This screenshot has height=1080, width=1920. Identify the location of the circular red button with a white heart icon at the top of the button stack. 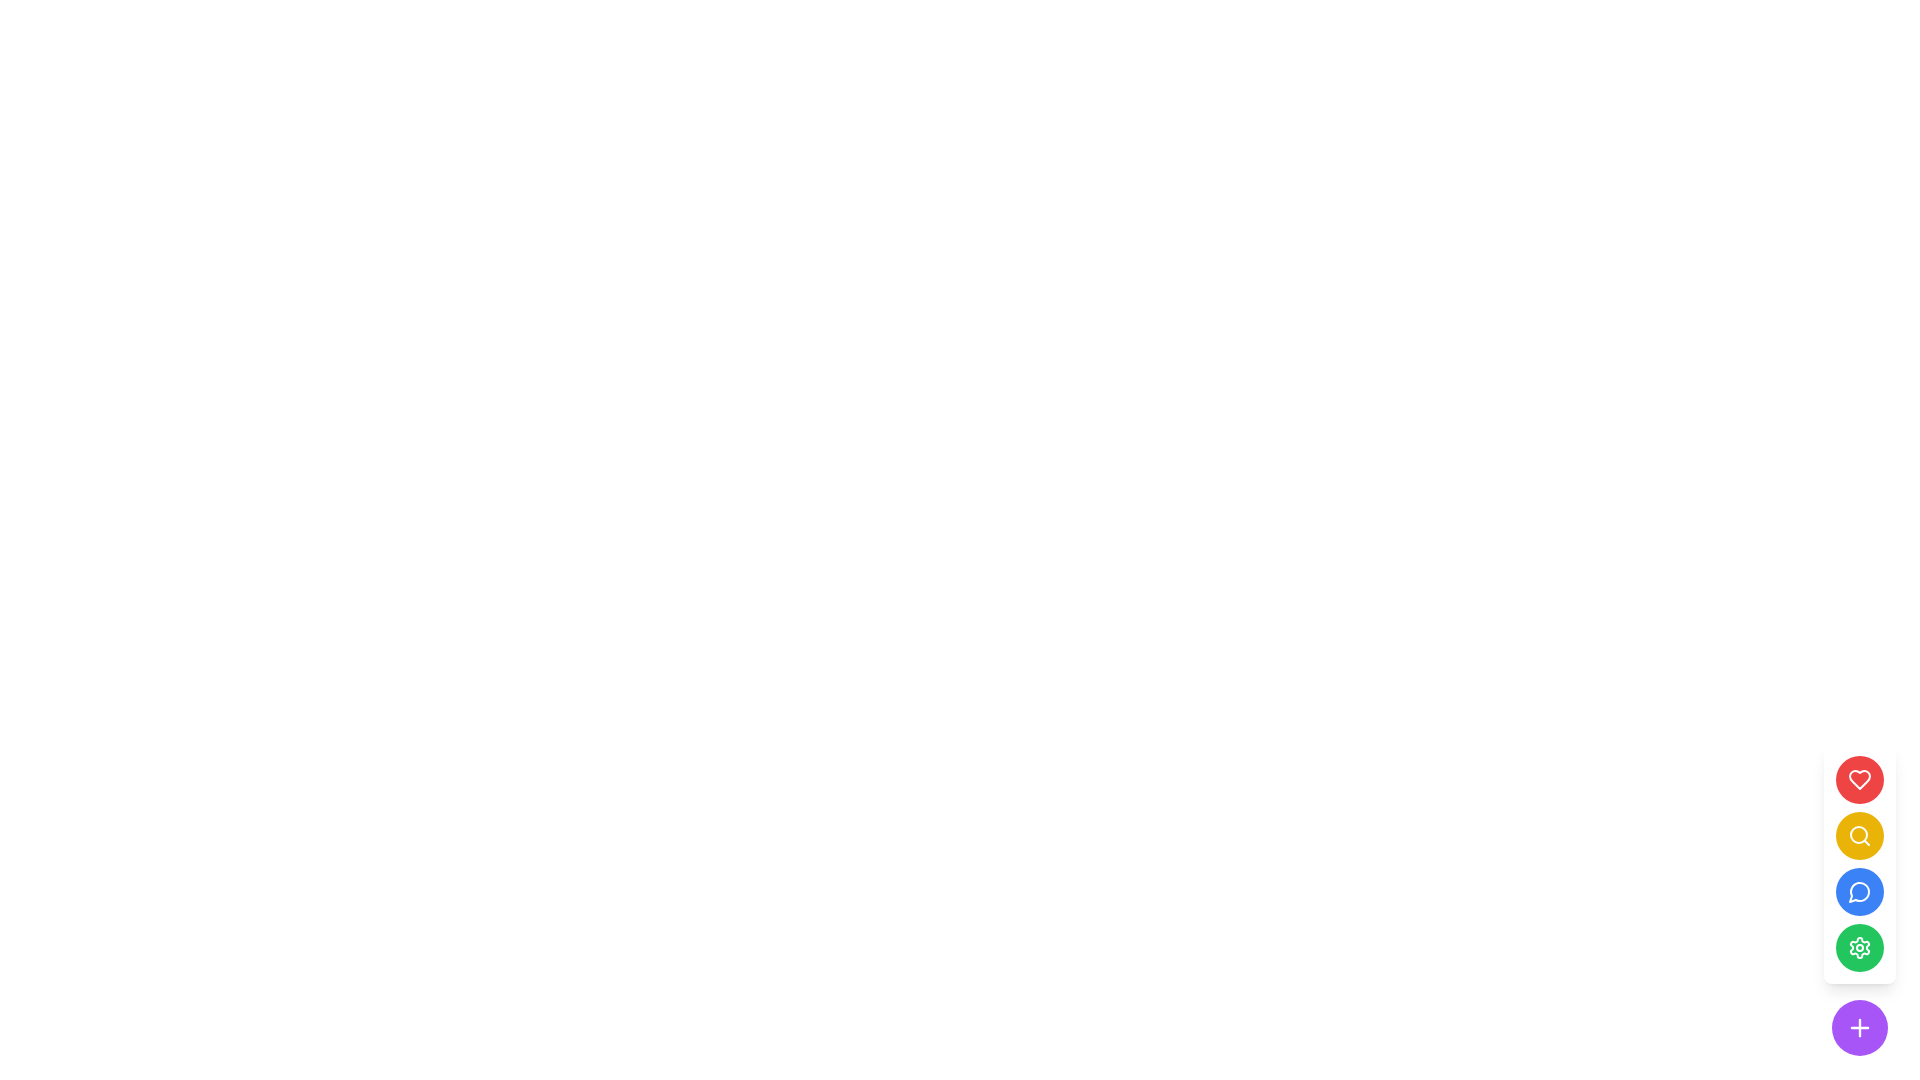
(1859, 778).